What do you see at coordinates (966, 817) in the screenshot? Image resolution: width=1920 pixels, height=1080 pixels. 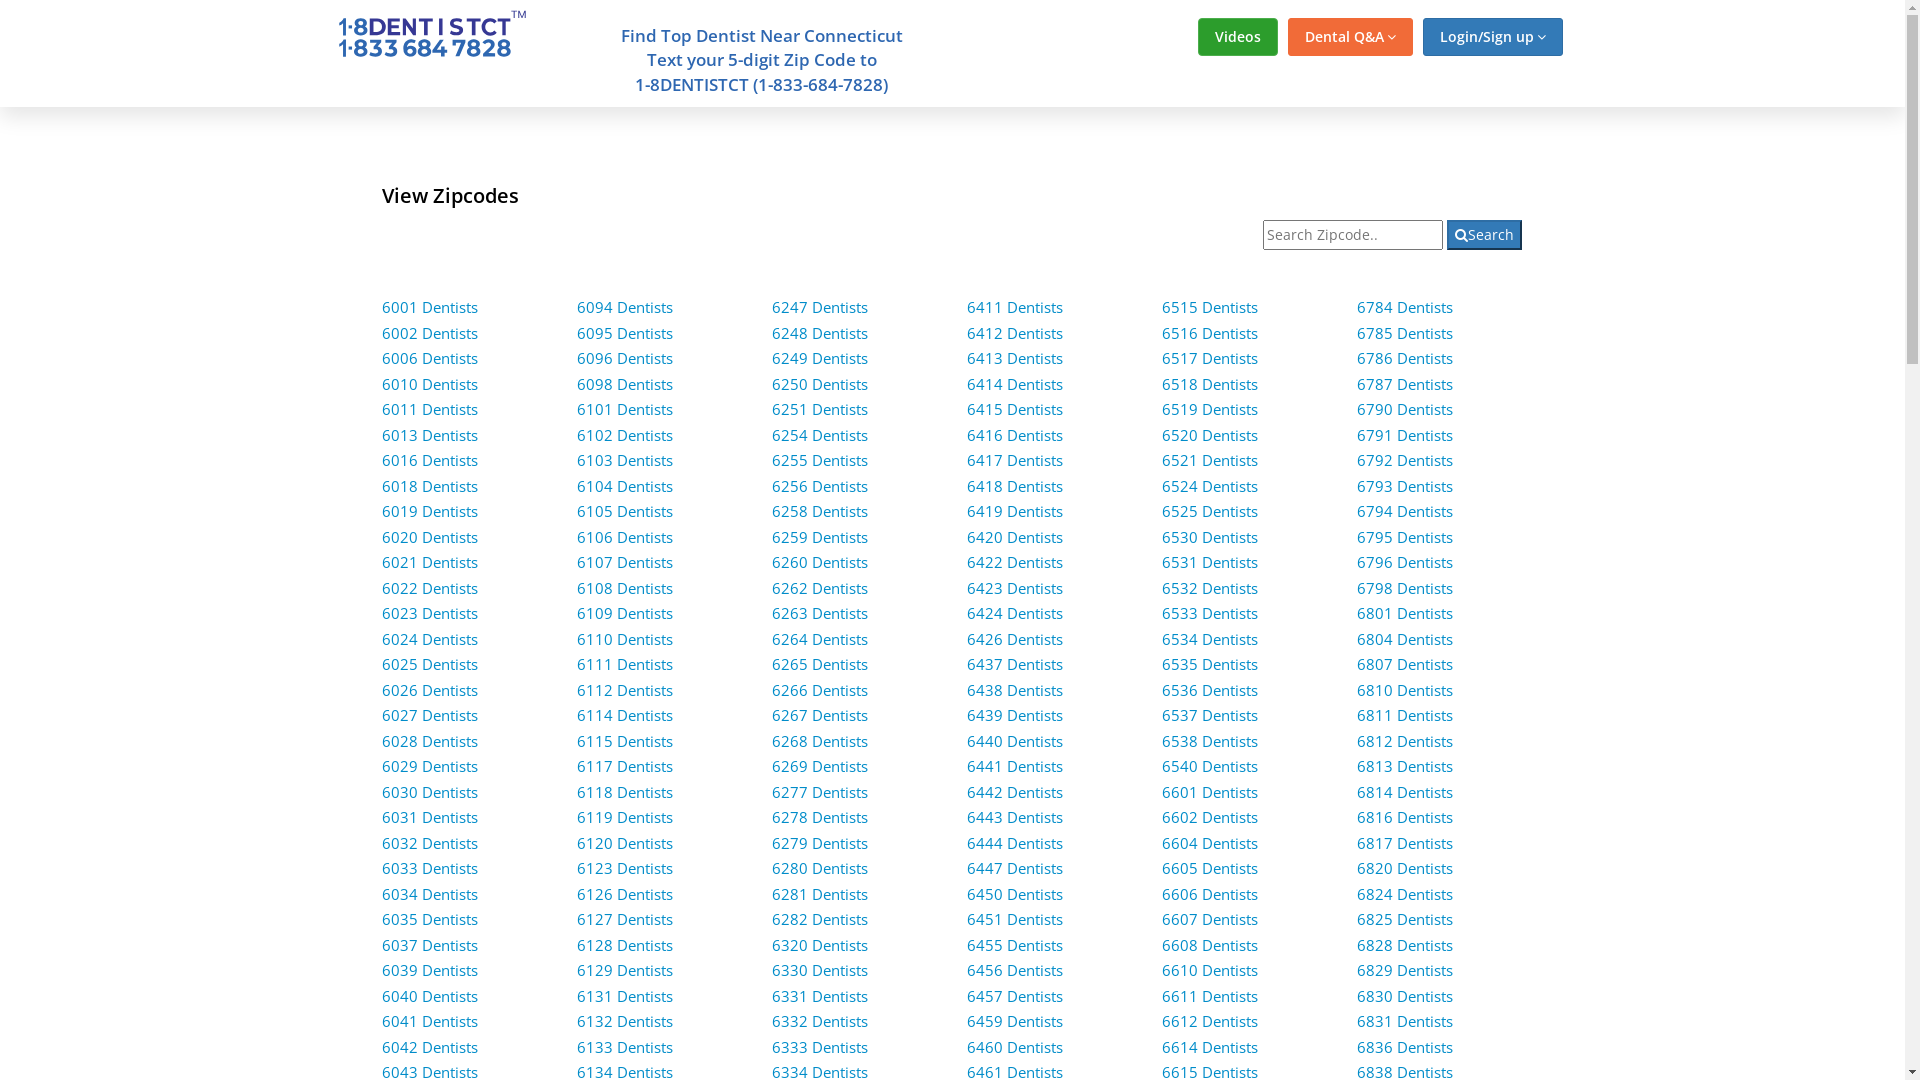 I see `'6443 Dentists'` at bounding box center [966, 817].